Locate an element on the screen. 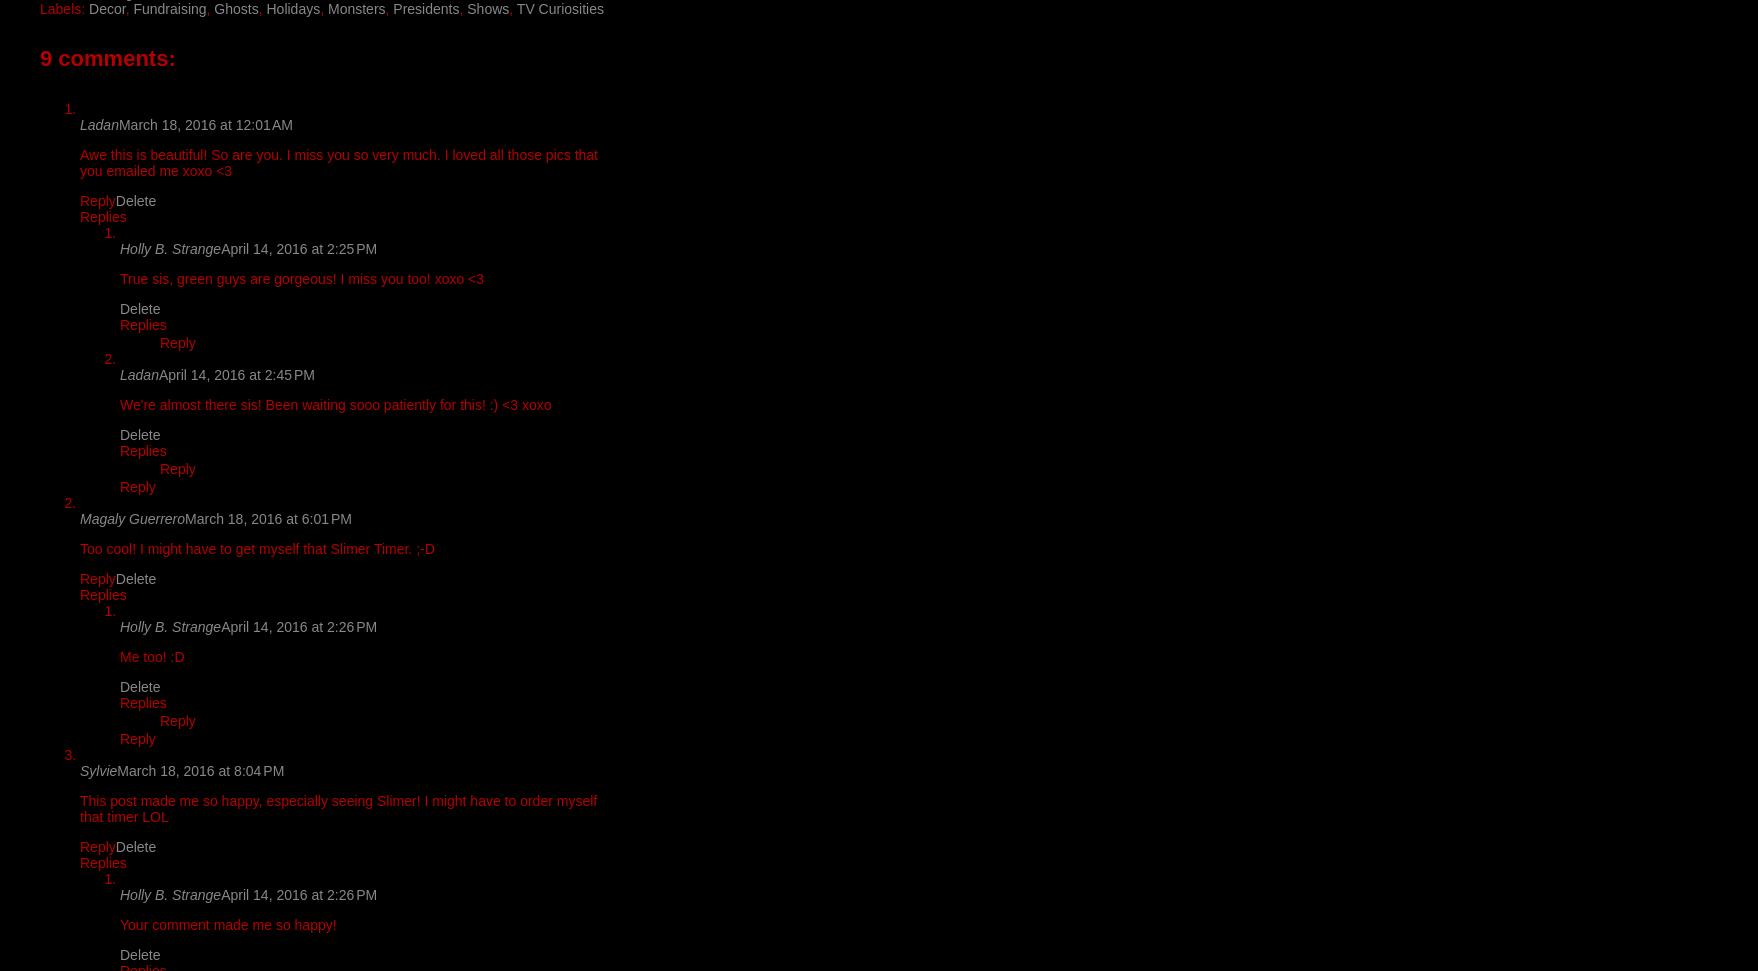 The image size is (1758, 971). 'Monsters' is located at coordinates (355, 7).